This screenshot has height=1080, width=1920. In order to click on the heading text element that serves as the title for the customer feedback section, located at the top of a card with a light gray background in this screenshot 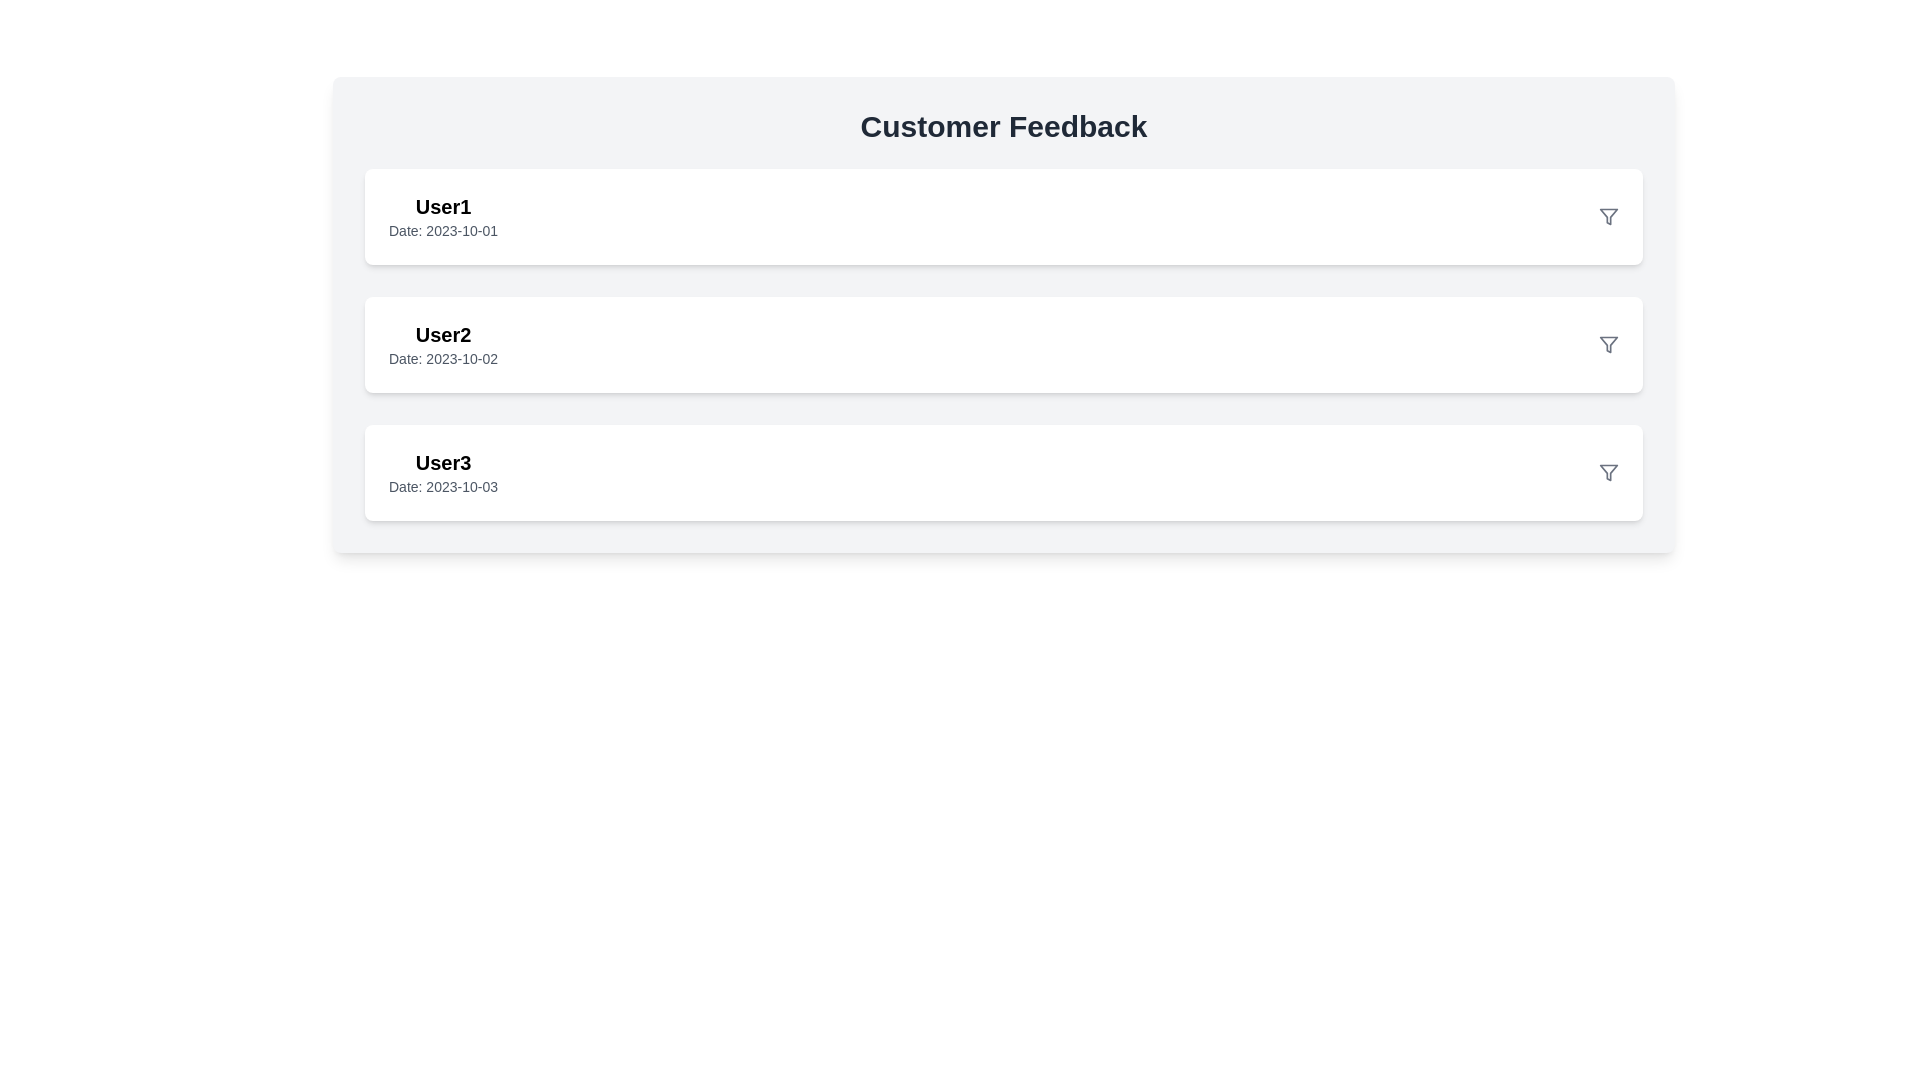, I will do `click(1003, 127)`.